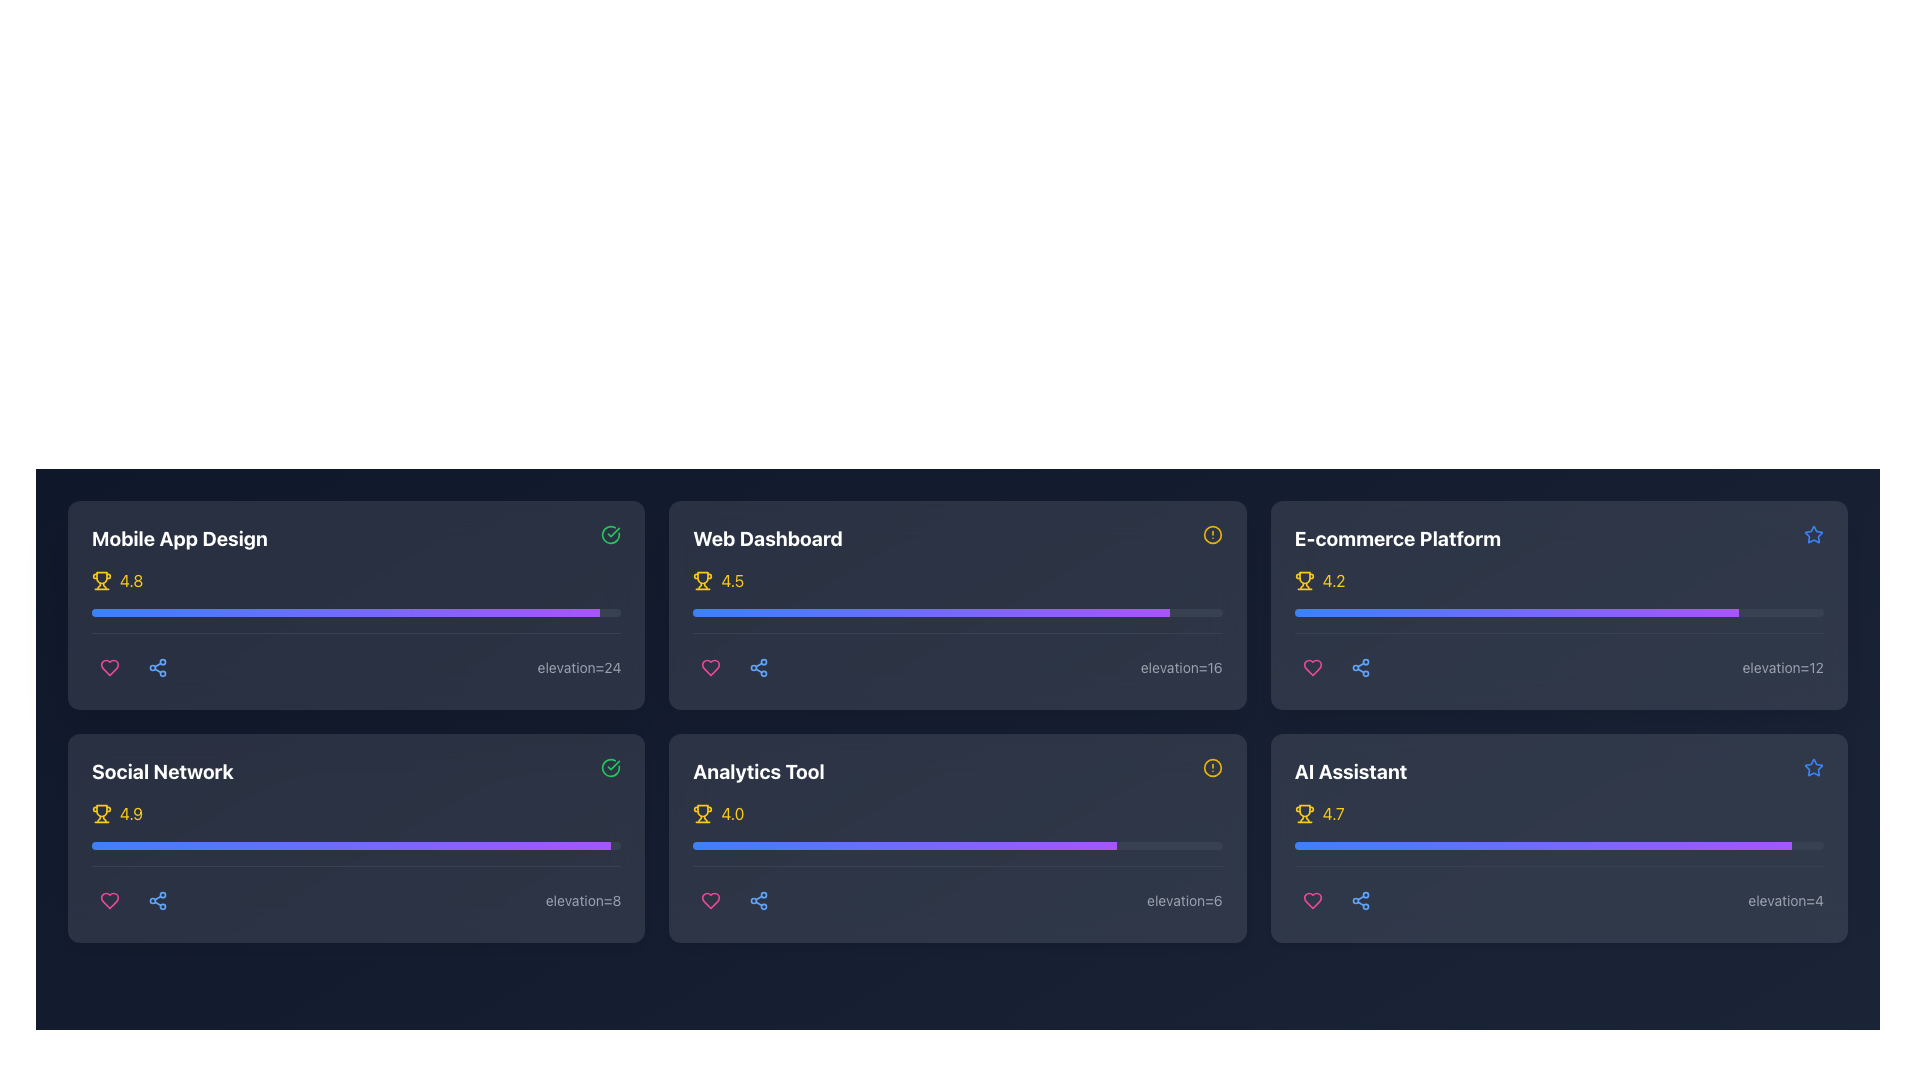  What do you see at coordinates (109, 901) in the screenshot?
I see `the pink heart icon located in the bottom-left corner of the 'Social Network' card to like the item` at bounding box center [109, 901].